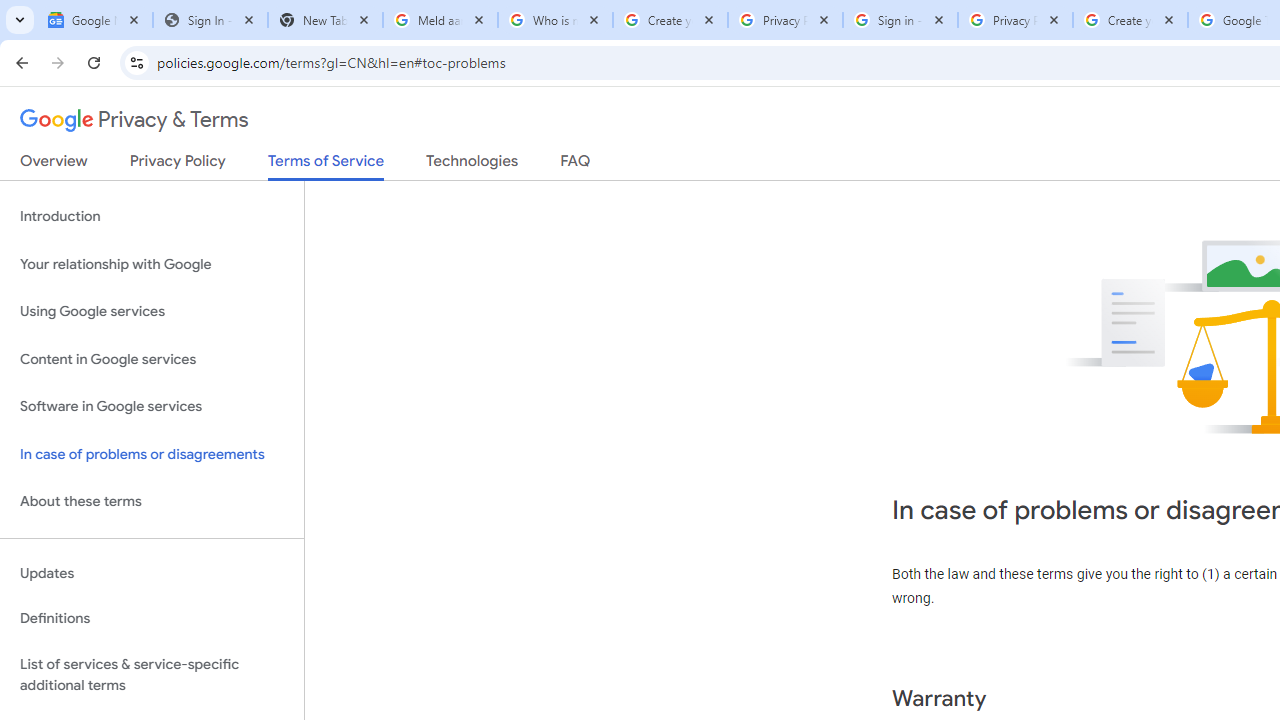 This screenshot has width=1280, height=720. What do you see at coordinates (471, 164) in the screenshot?
I see `'Technologies'` at bounding box center [471, 164].